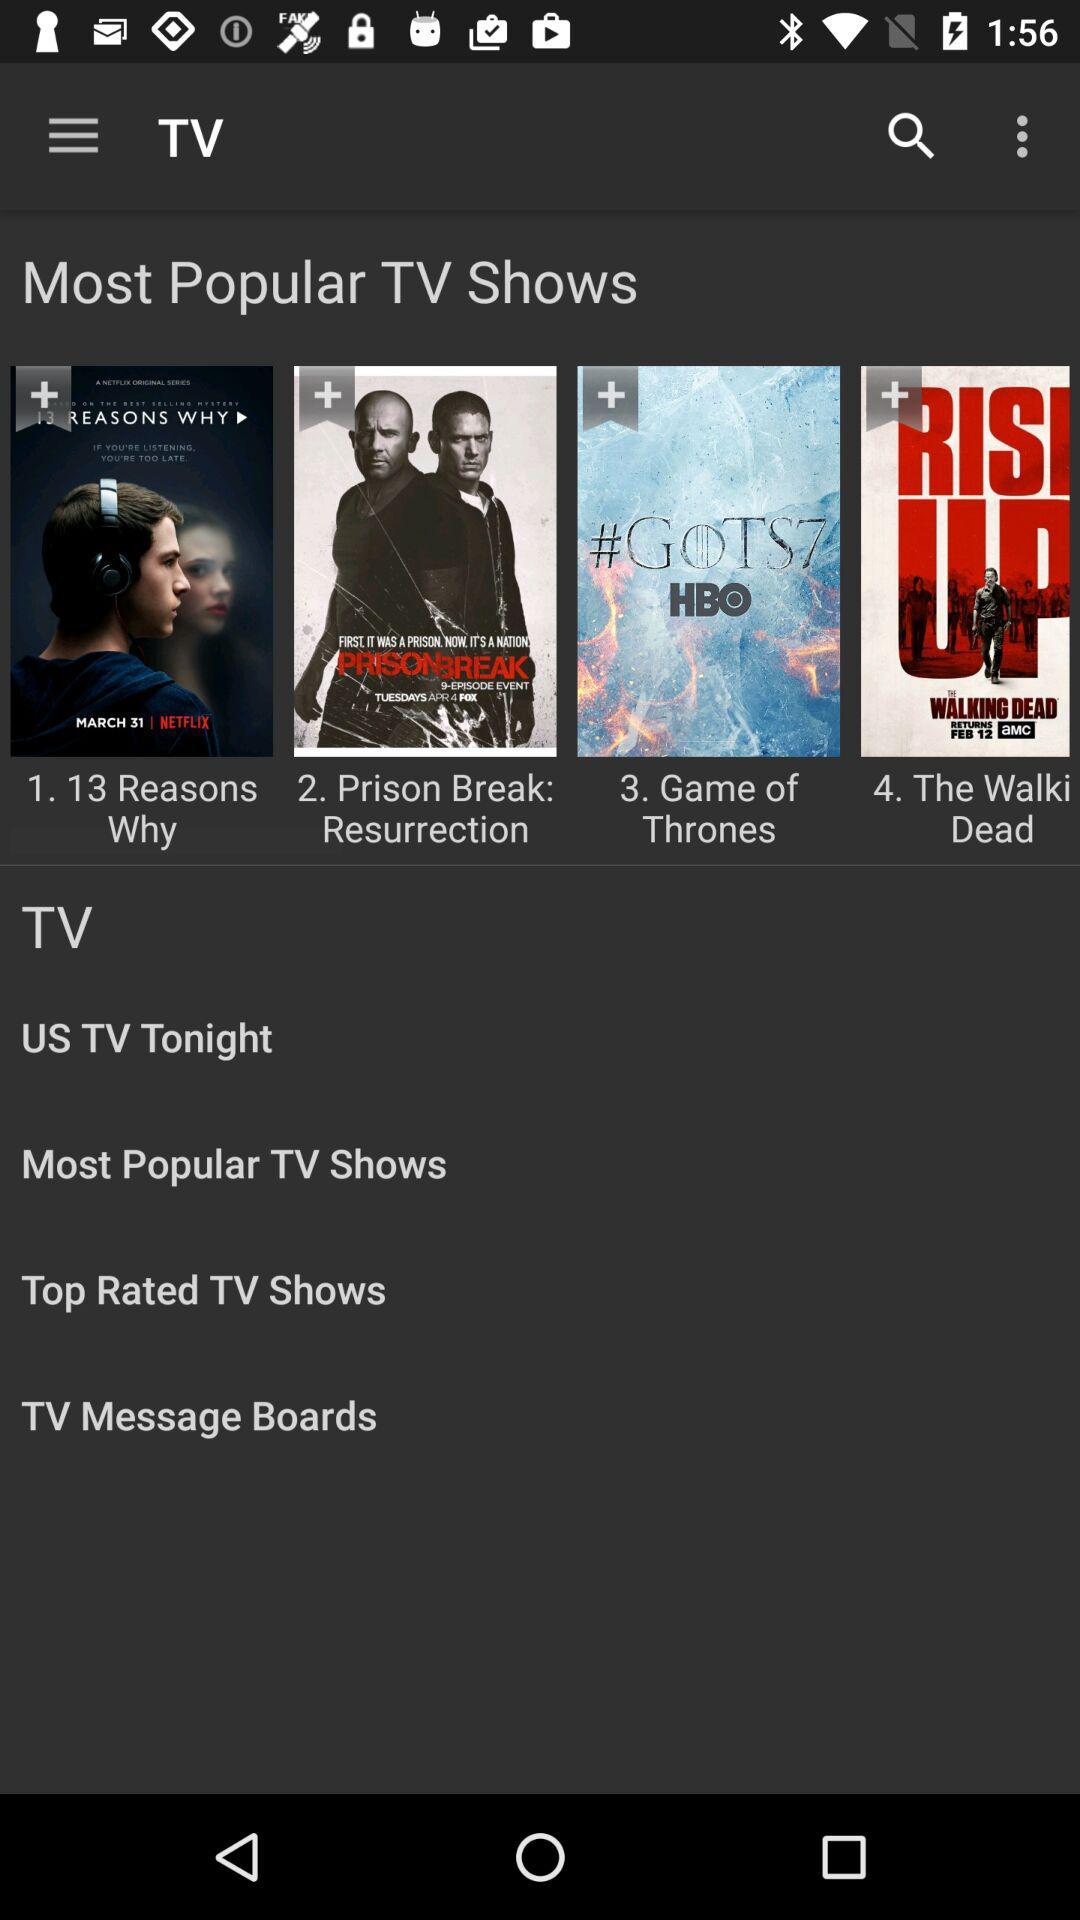 The image size is (1080, 1920). Describe the element at coordinates (1027, 135) in the screenshot. I see `the item above the most popular tv` at that location.